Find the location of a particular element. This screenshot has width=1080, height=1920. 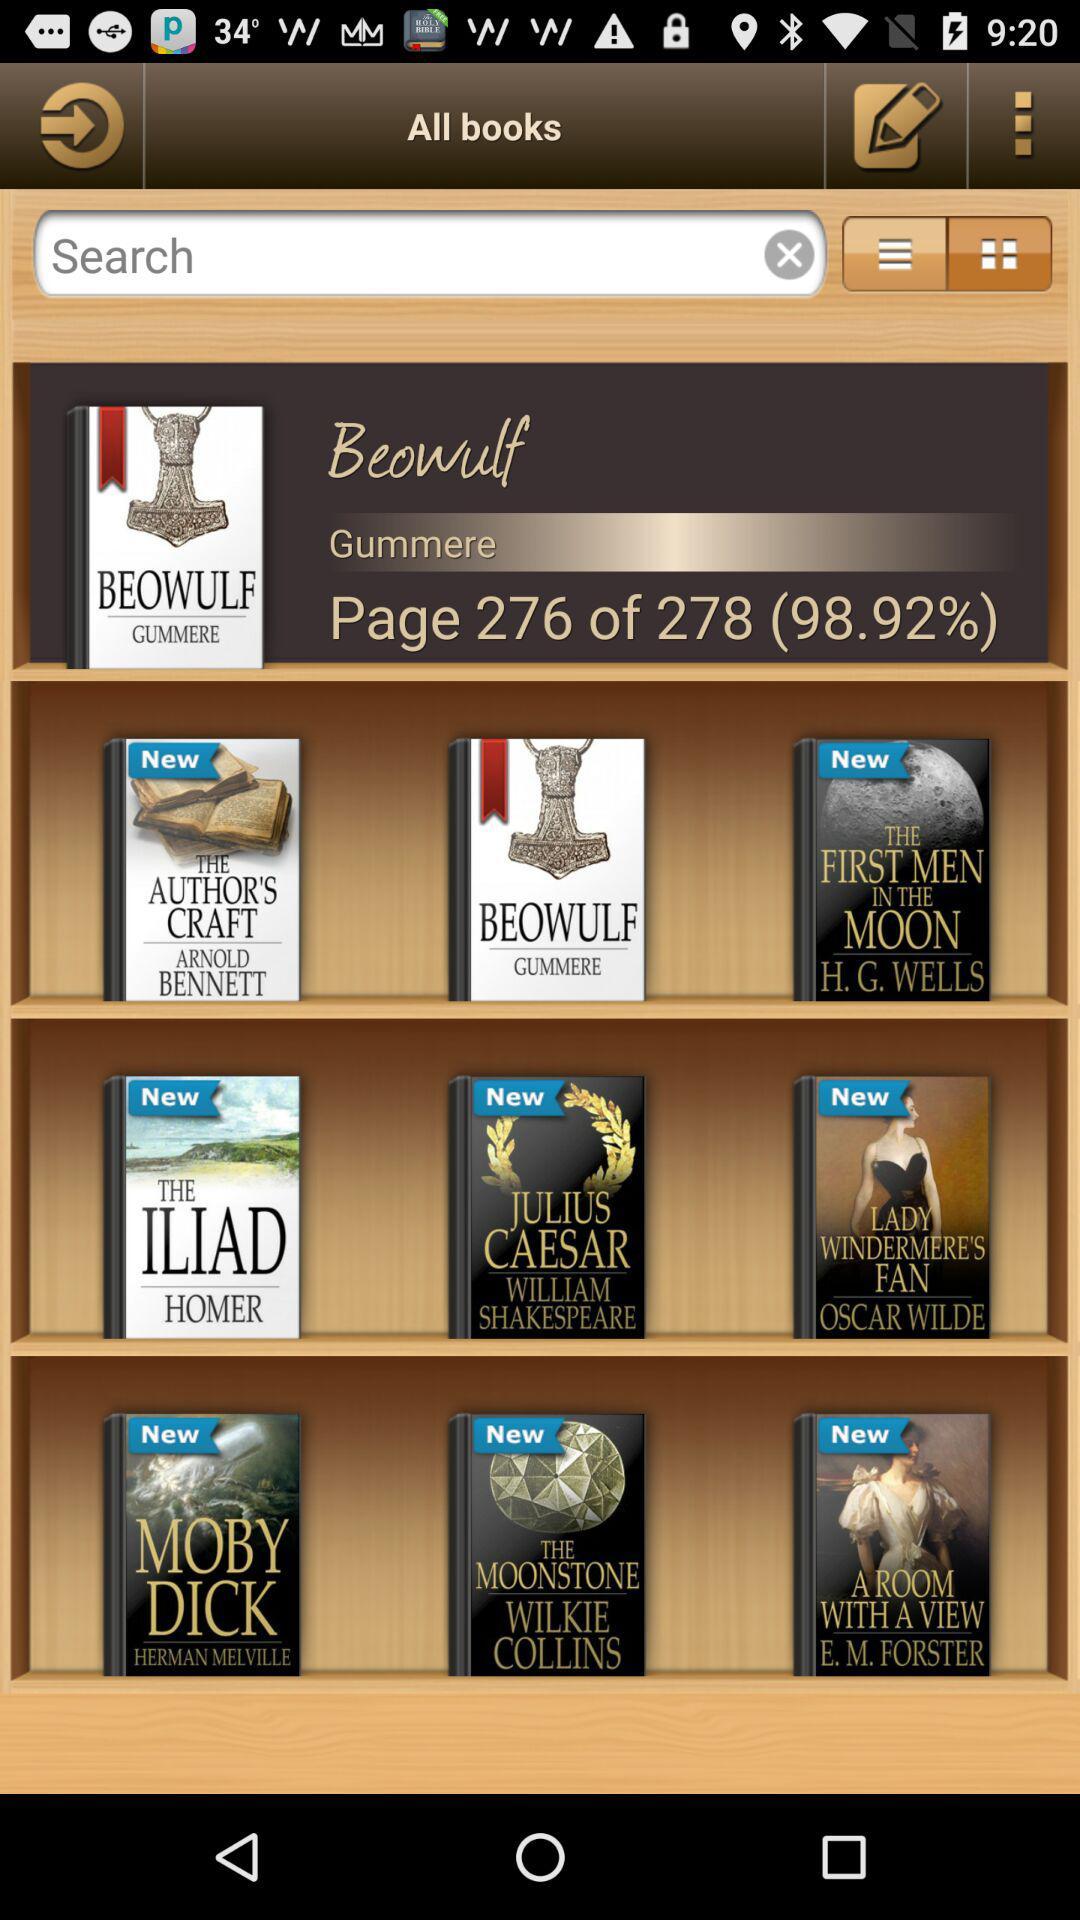

the edit icon is located at coordinates (896, 133).